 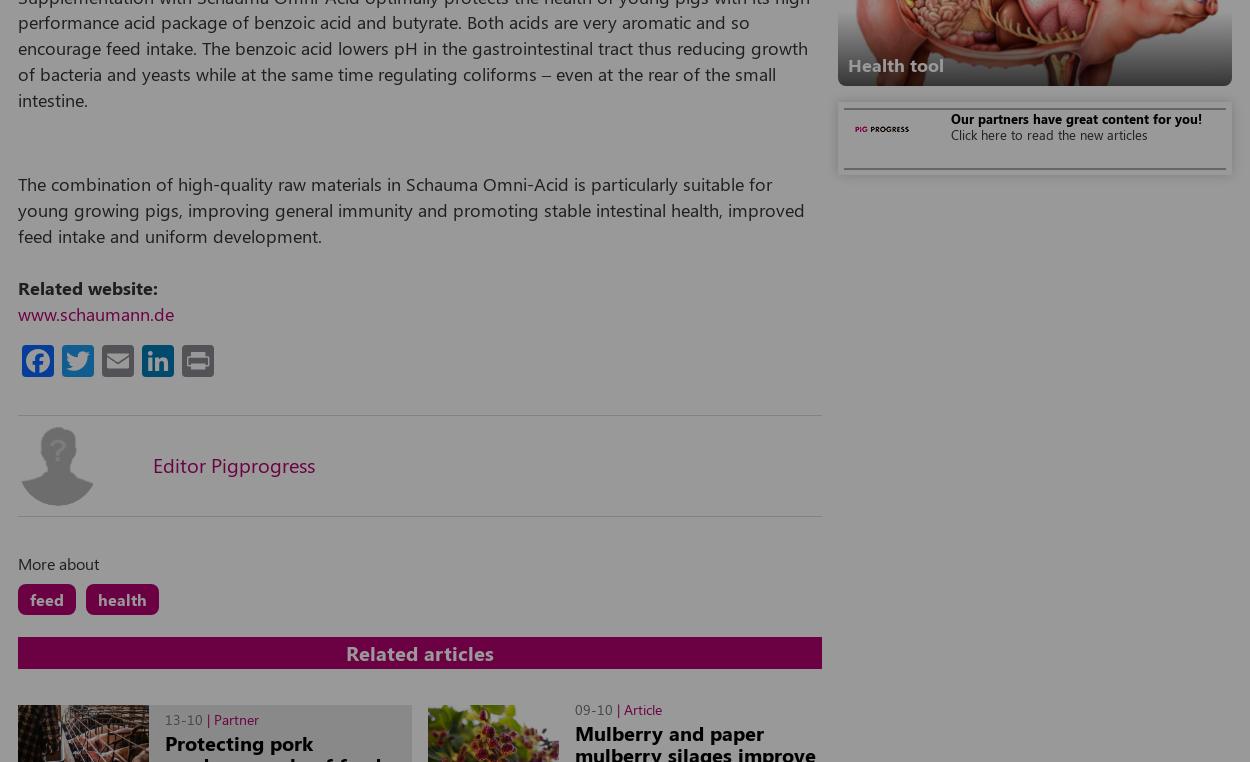 I want to click on 'www.schaumann.de', so click(x=94, y=312).